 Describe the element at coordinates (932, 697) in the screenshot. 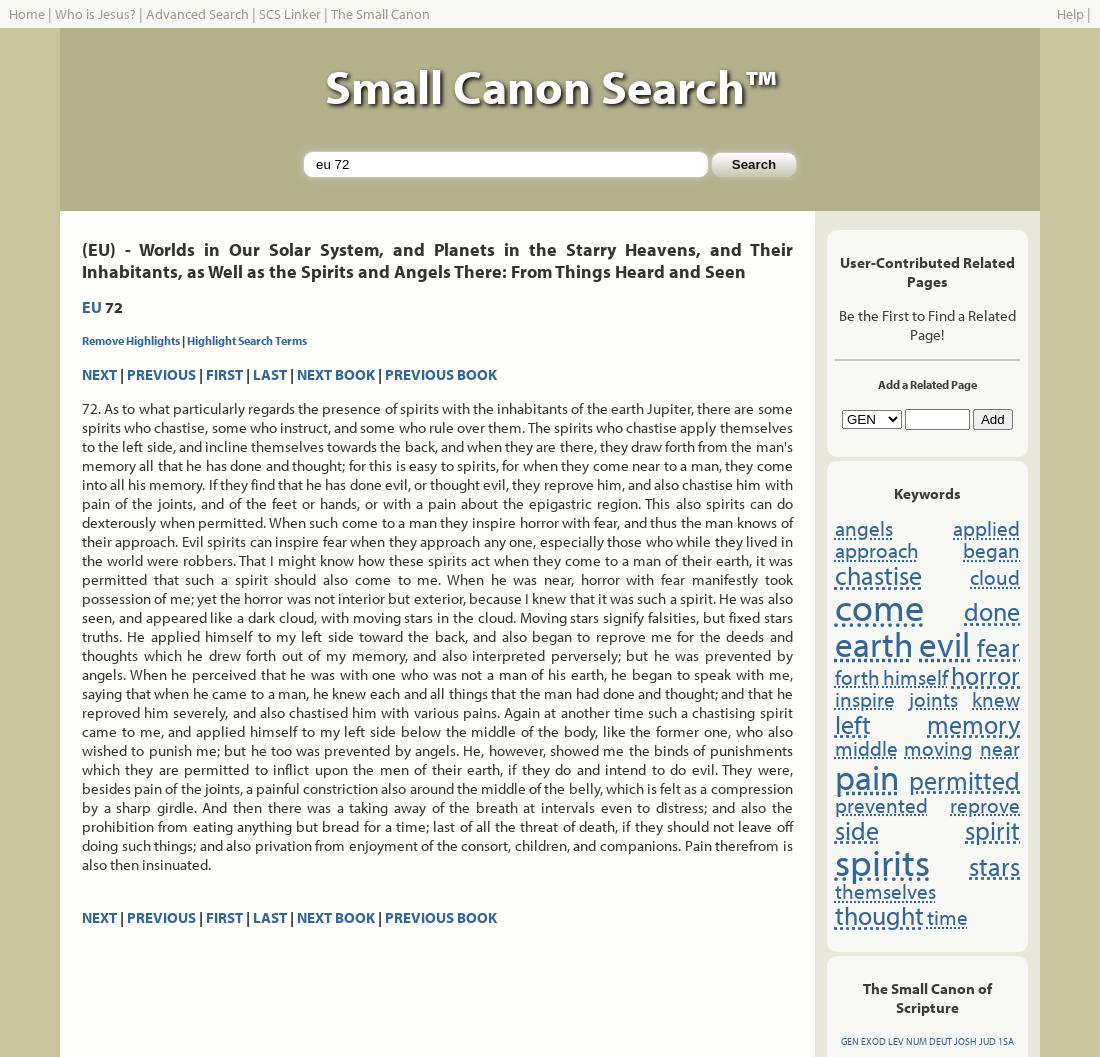

I see `'joints'` at that location.